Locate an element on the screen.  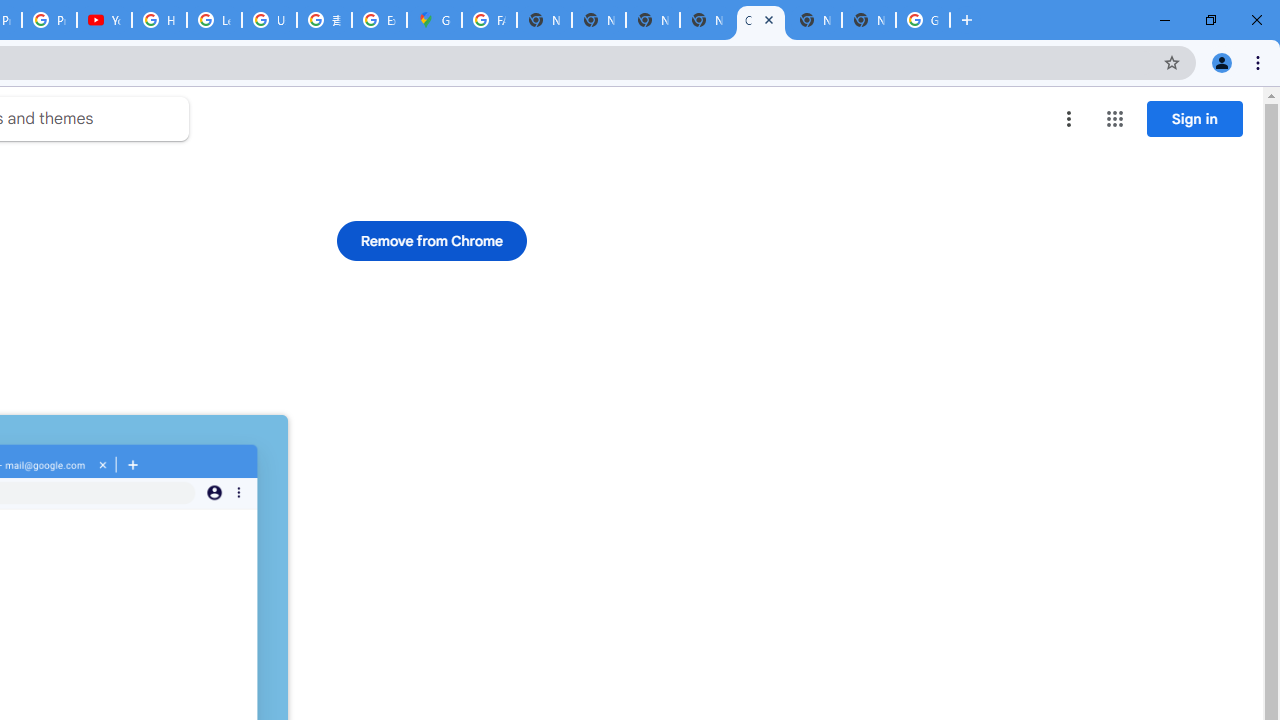
'More options menu' is located at coordinates (1068, 119).